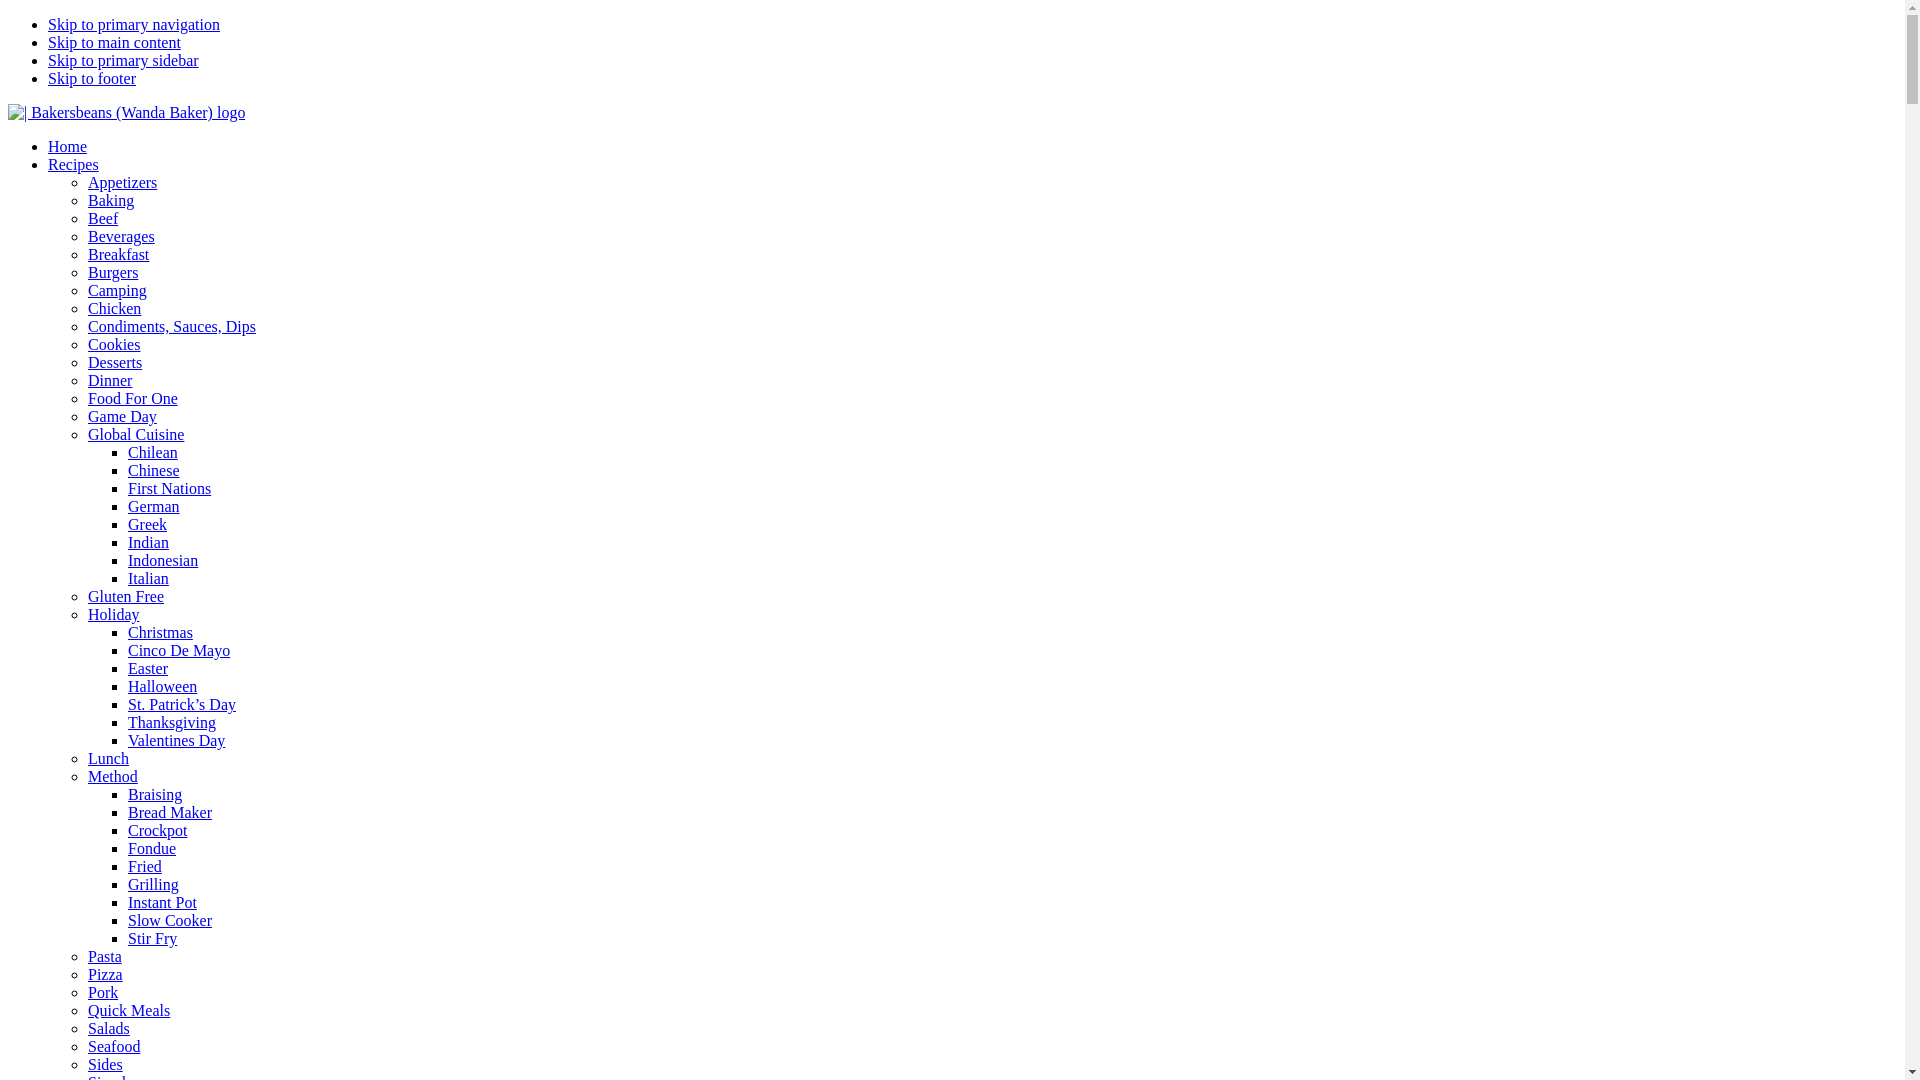 This screenshot has height=1080, width=1920. What do you see at coordinates (127, 632) in the screenshot?
I see `'Christmas'` at bounding box center [127, 632].